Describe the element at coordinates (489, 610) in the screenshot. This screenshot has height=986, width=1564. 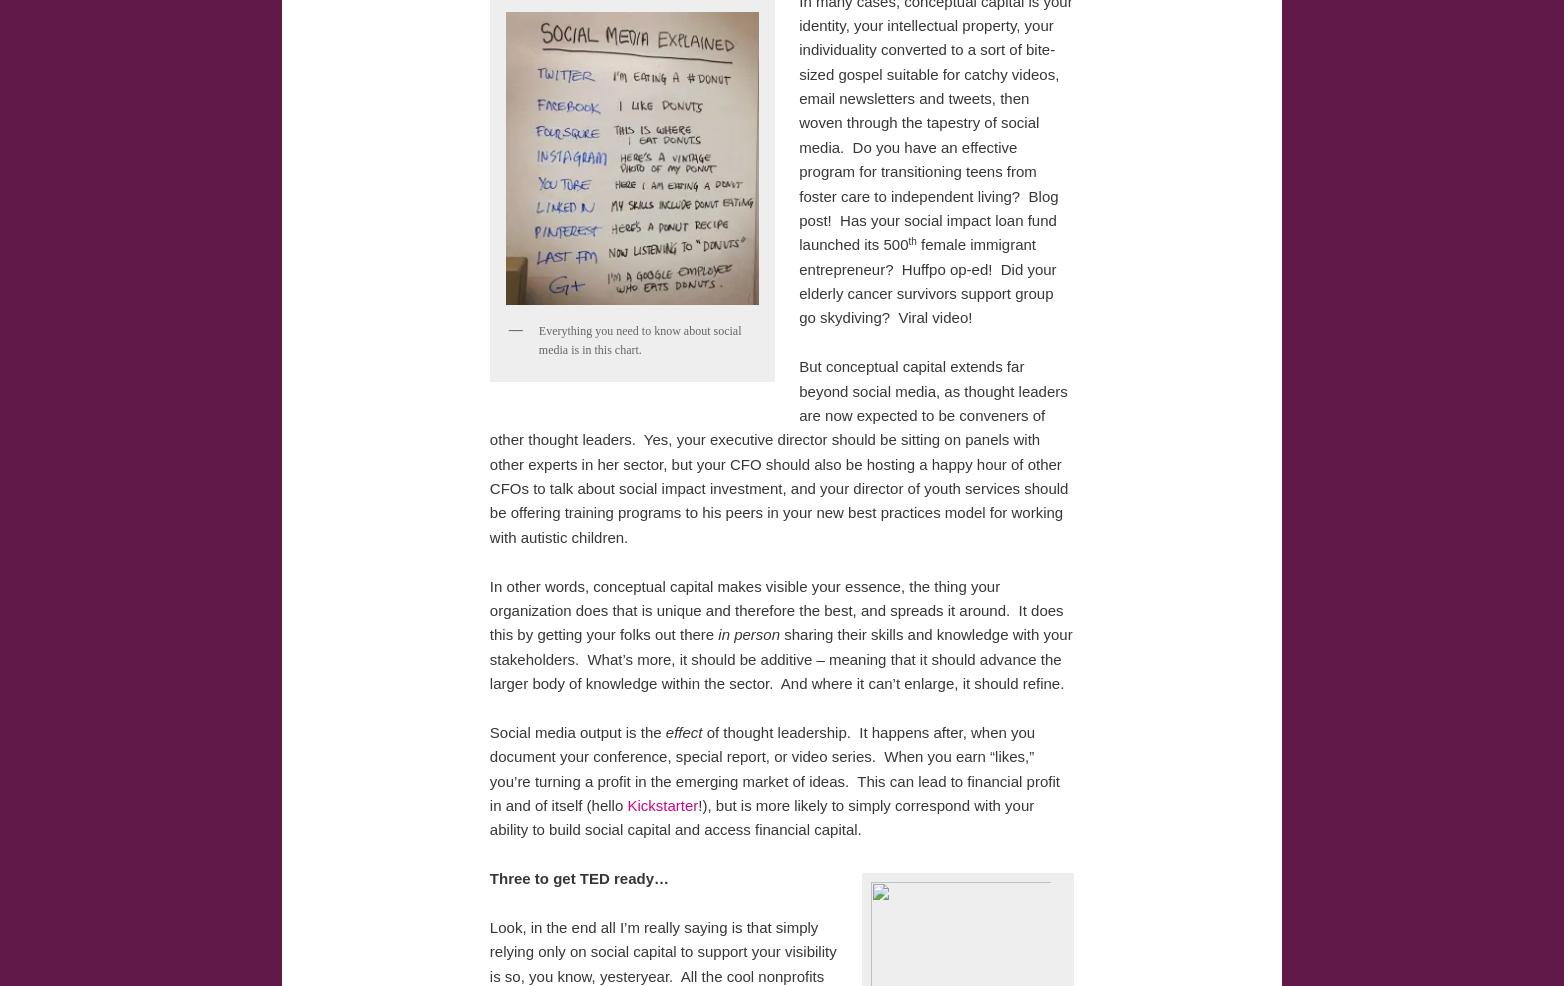
I see `'In other words, conceptual capital makes visible your essence, the thing your organization does that is unique and therefore the best, and spreads it around.  It does this by getting your folks out there'` at that location.